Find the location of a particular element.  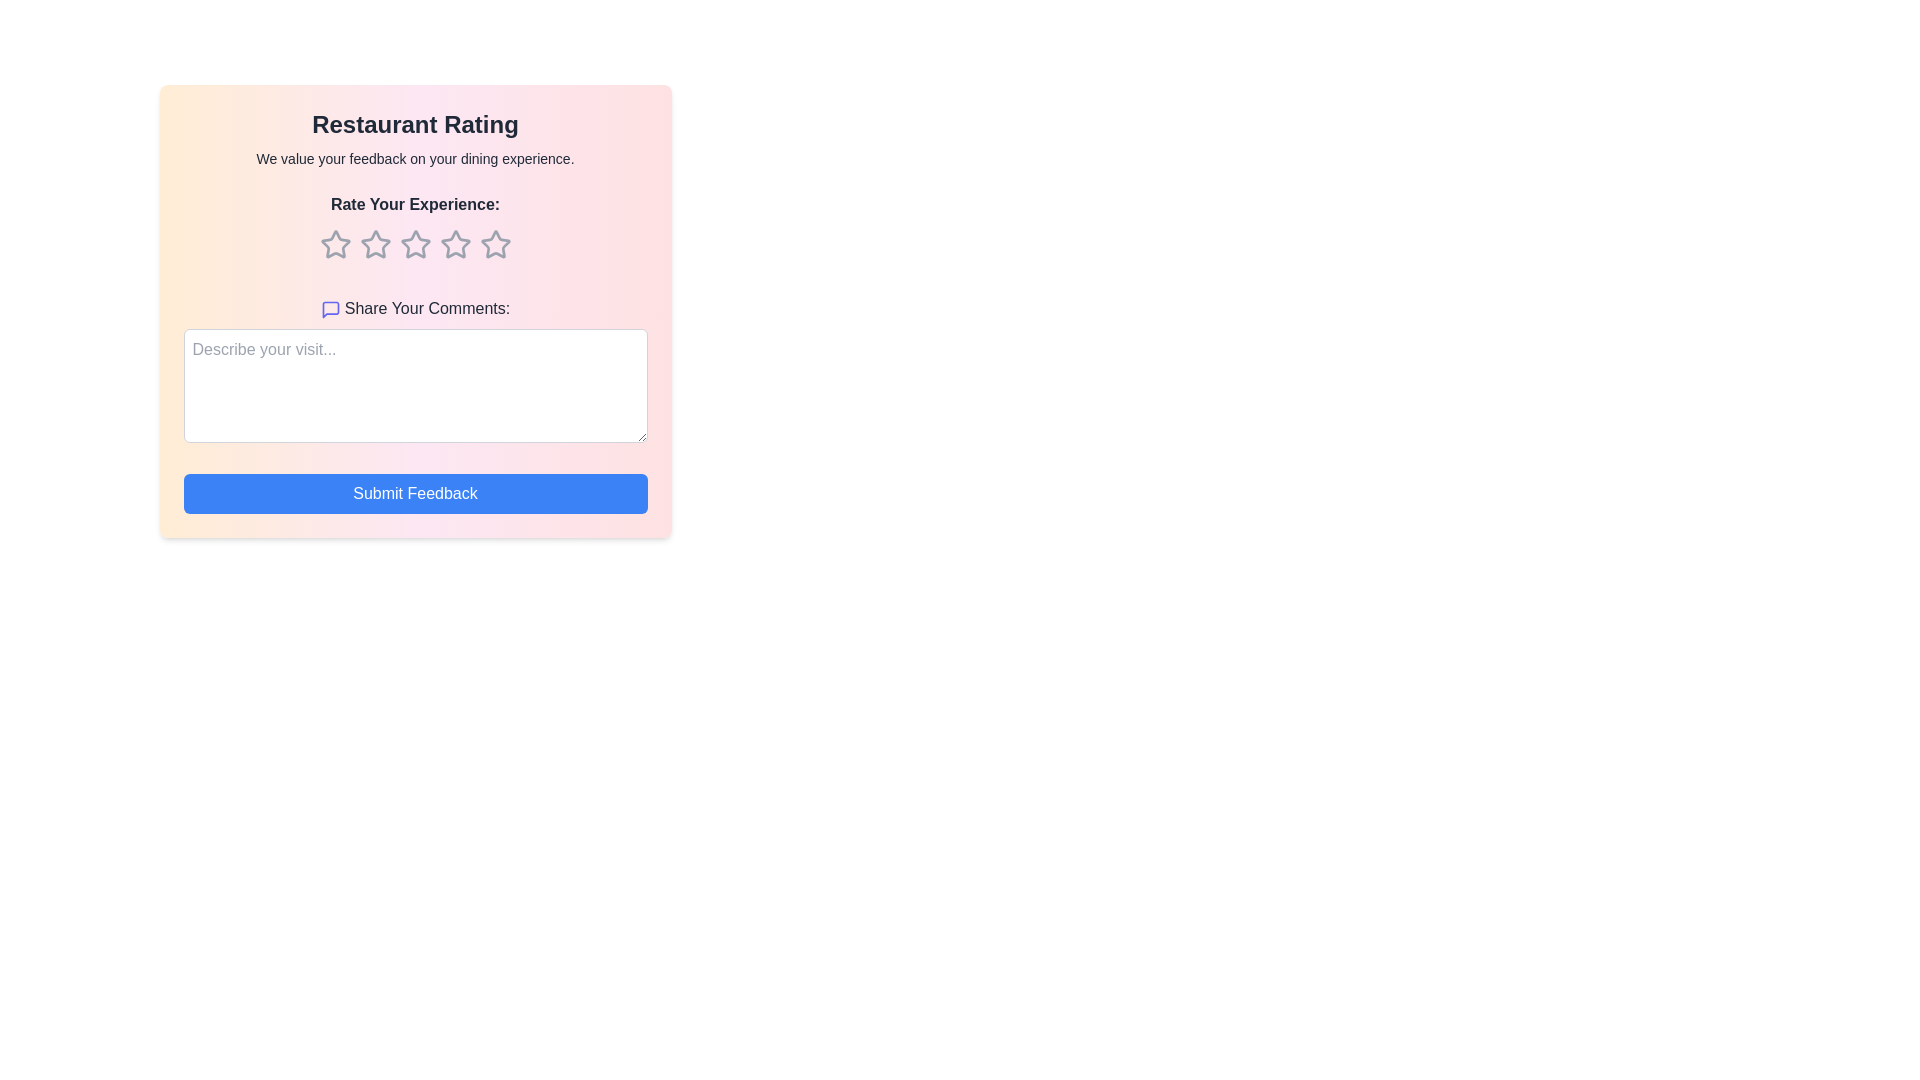

the second star in the horizontal set of rating icons under the title 'Rate Your Experience:' is located at coordinates (375, 244).